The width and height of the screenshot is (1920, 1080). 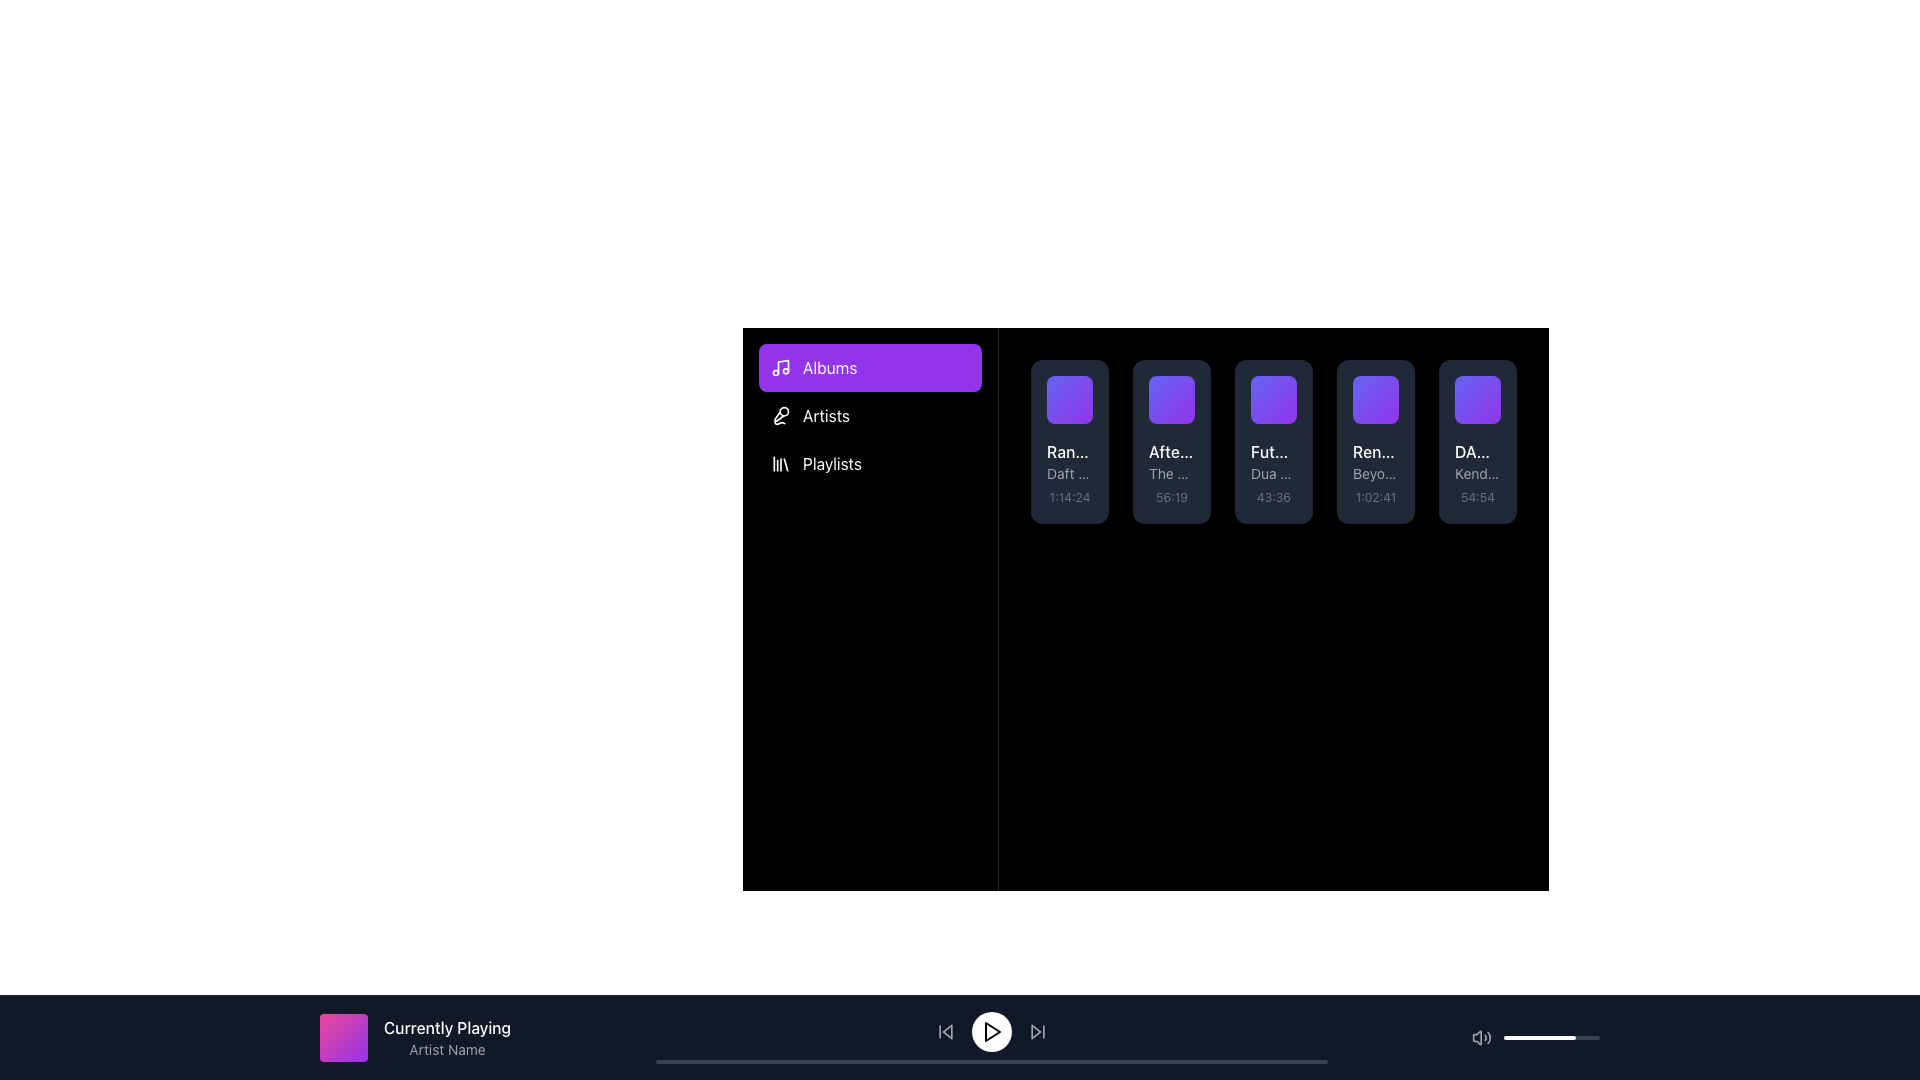 I want to click on album title 'Random Access Memories' displayed in the static text label located in the center-right section of the application interface, so click(x=1069, y=451).